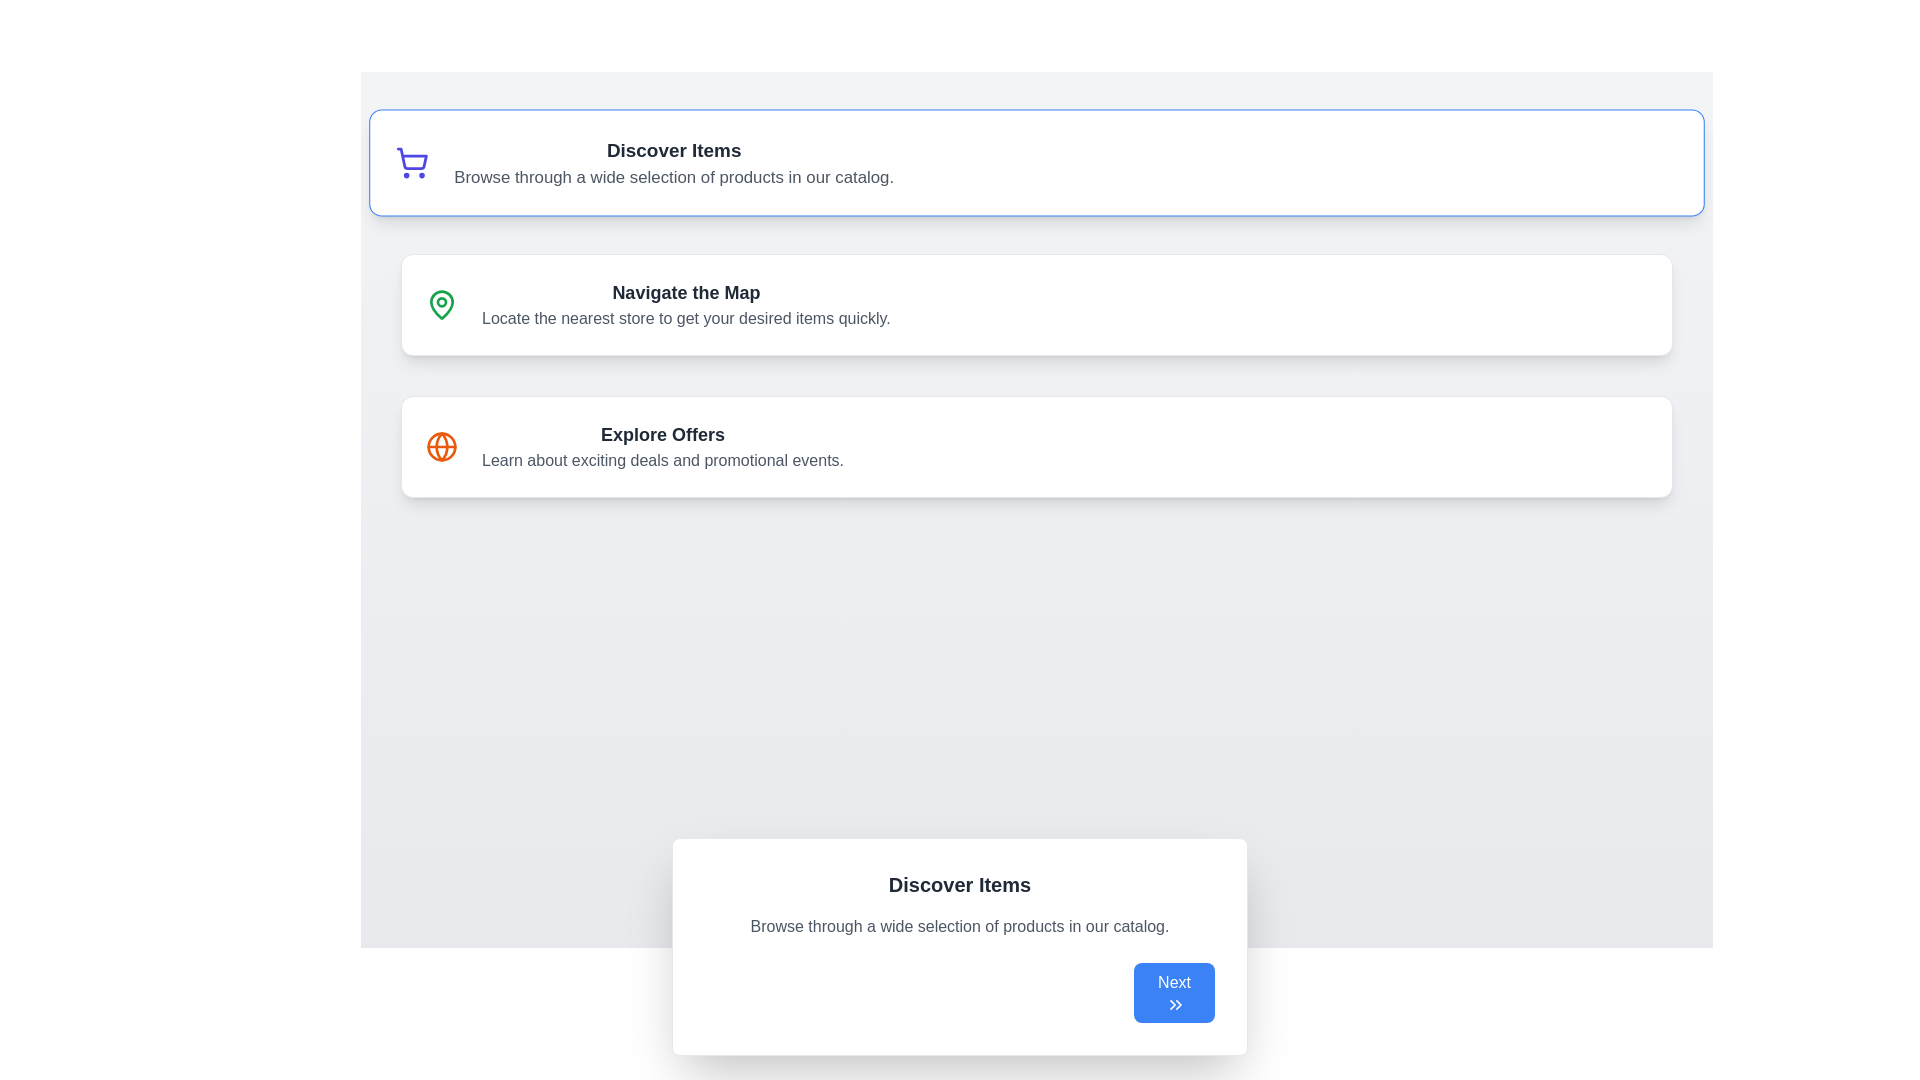 This screenshot has width=1920, height=1080. Describe the element at coordinates (440, 304) in the screenshot. I see `the green pin-like icon located in the top-left corner of the 'Navigate the Map' card, which serves as a visual representation for location or navigation` at that location.